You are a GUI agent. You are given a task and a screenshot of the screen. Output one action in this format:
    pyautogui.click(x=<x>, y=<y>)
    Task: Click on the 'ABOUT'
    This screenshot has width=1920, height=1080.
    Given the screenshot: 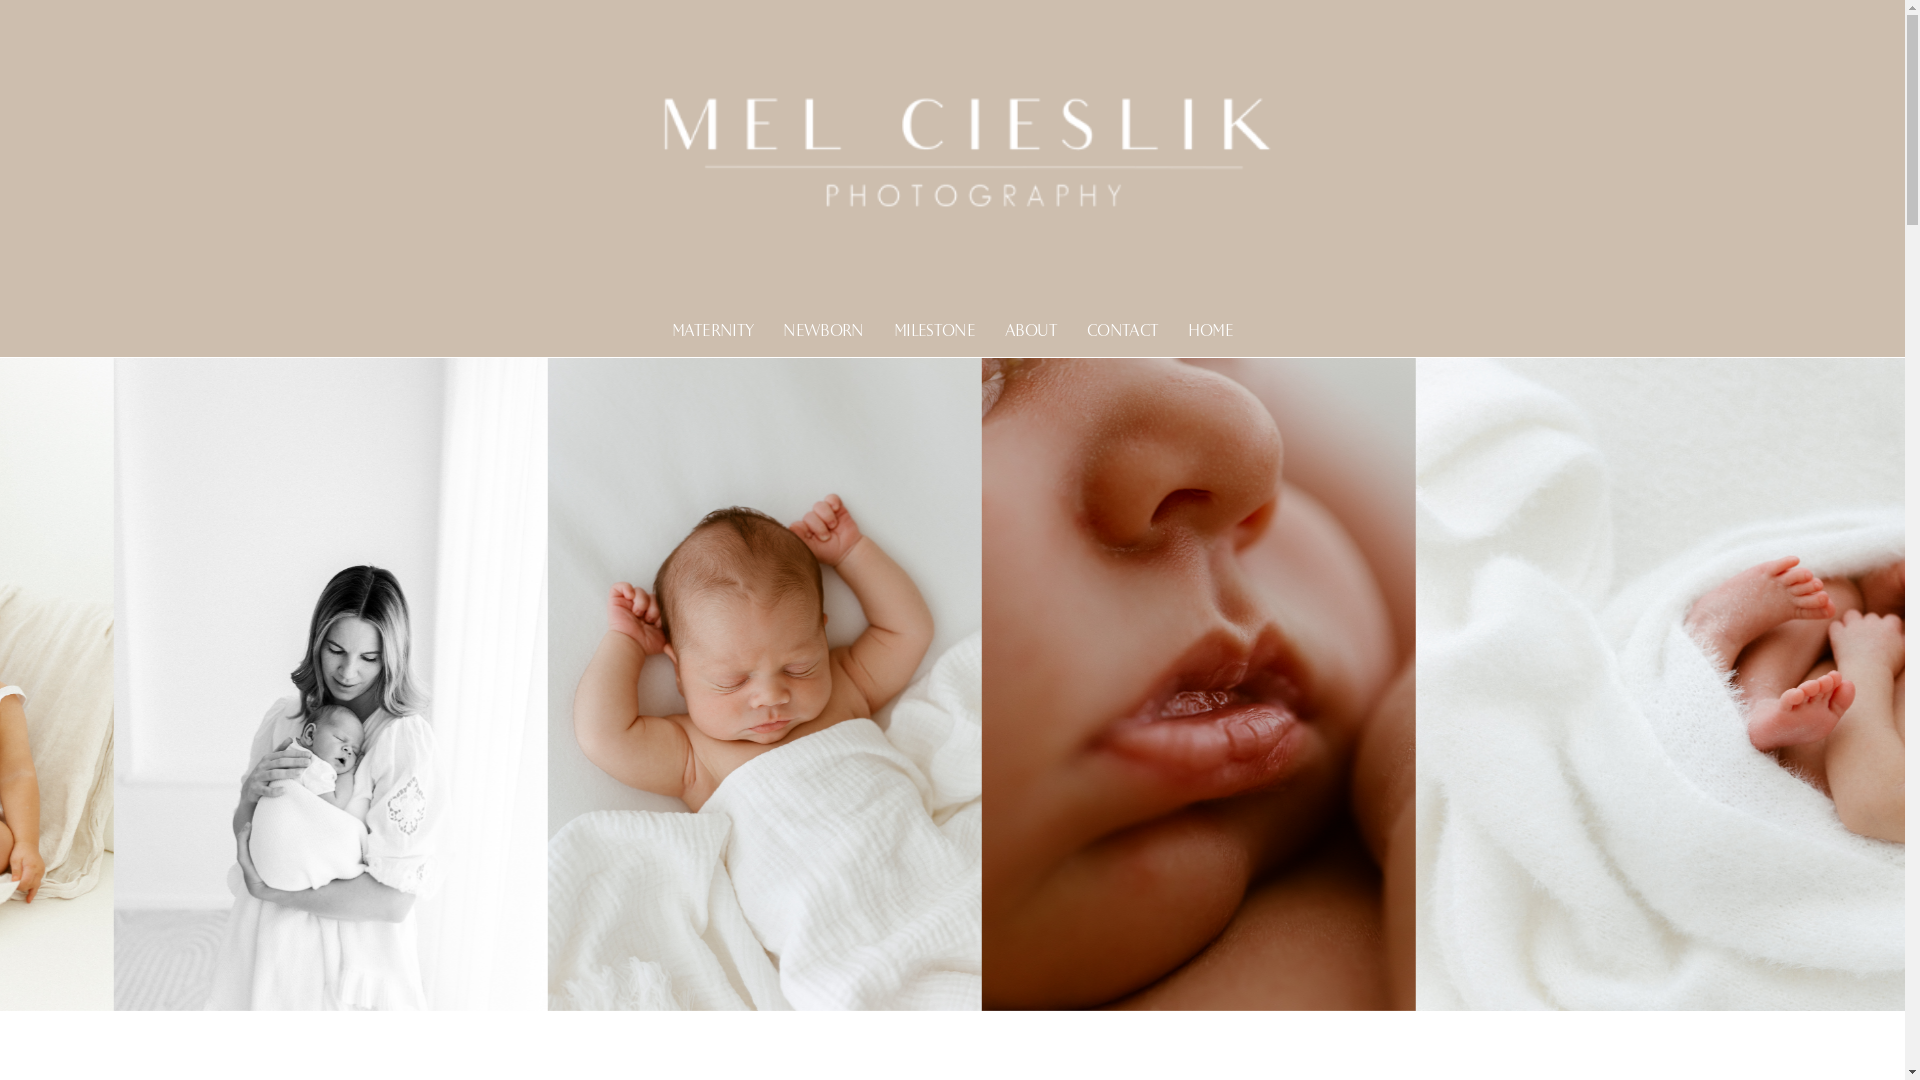 What is the action you would take?
    pyautogui.click(x=1031, y=330)
    